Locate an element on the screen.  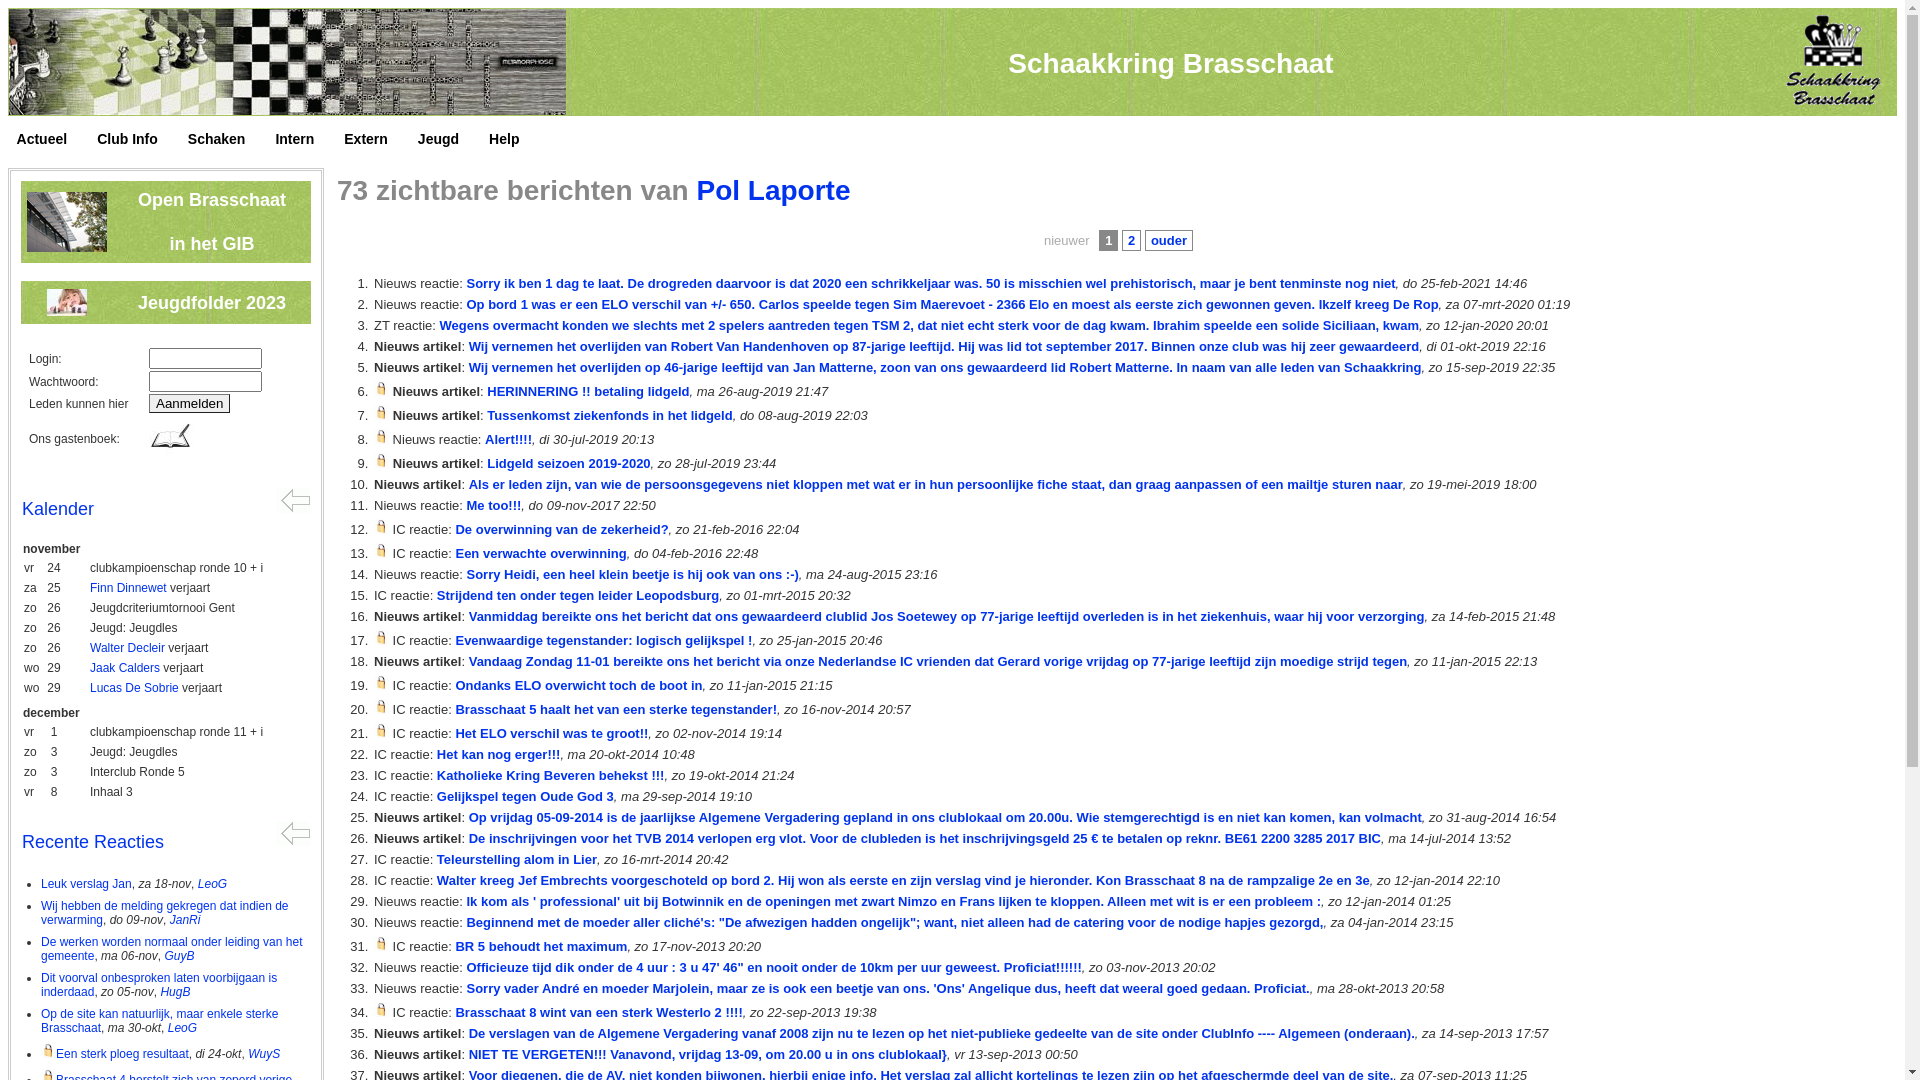
'Enkel zichtbaar voor clubleden' is located at coordinates (381, 525).